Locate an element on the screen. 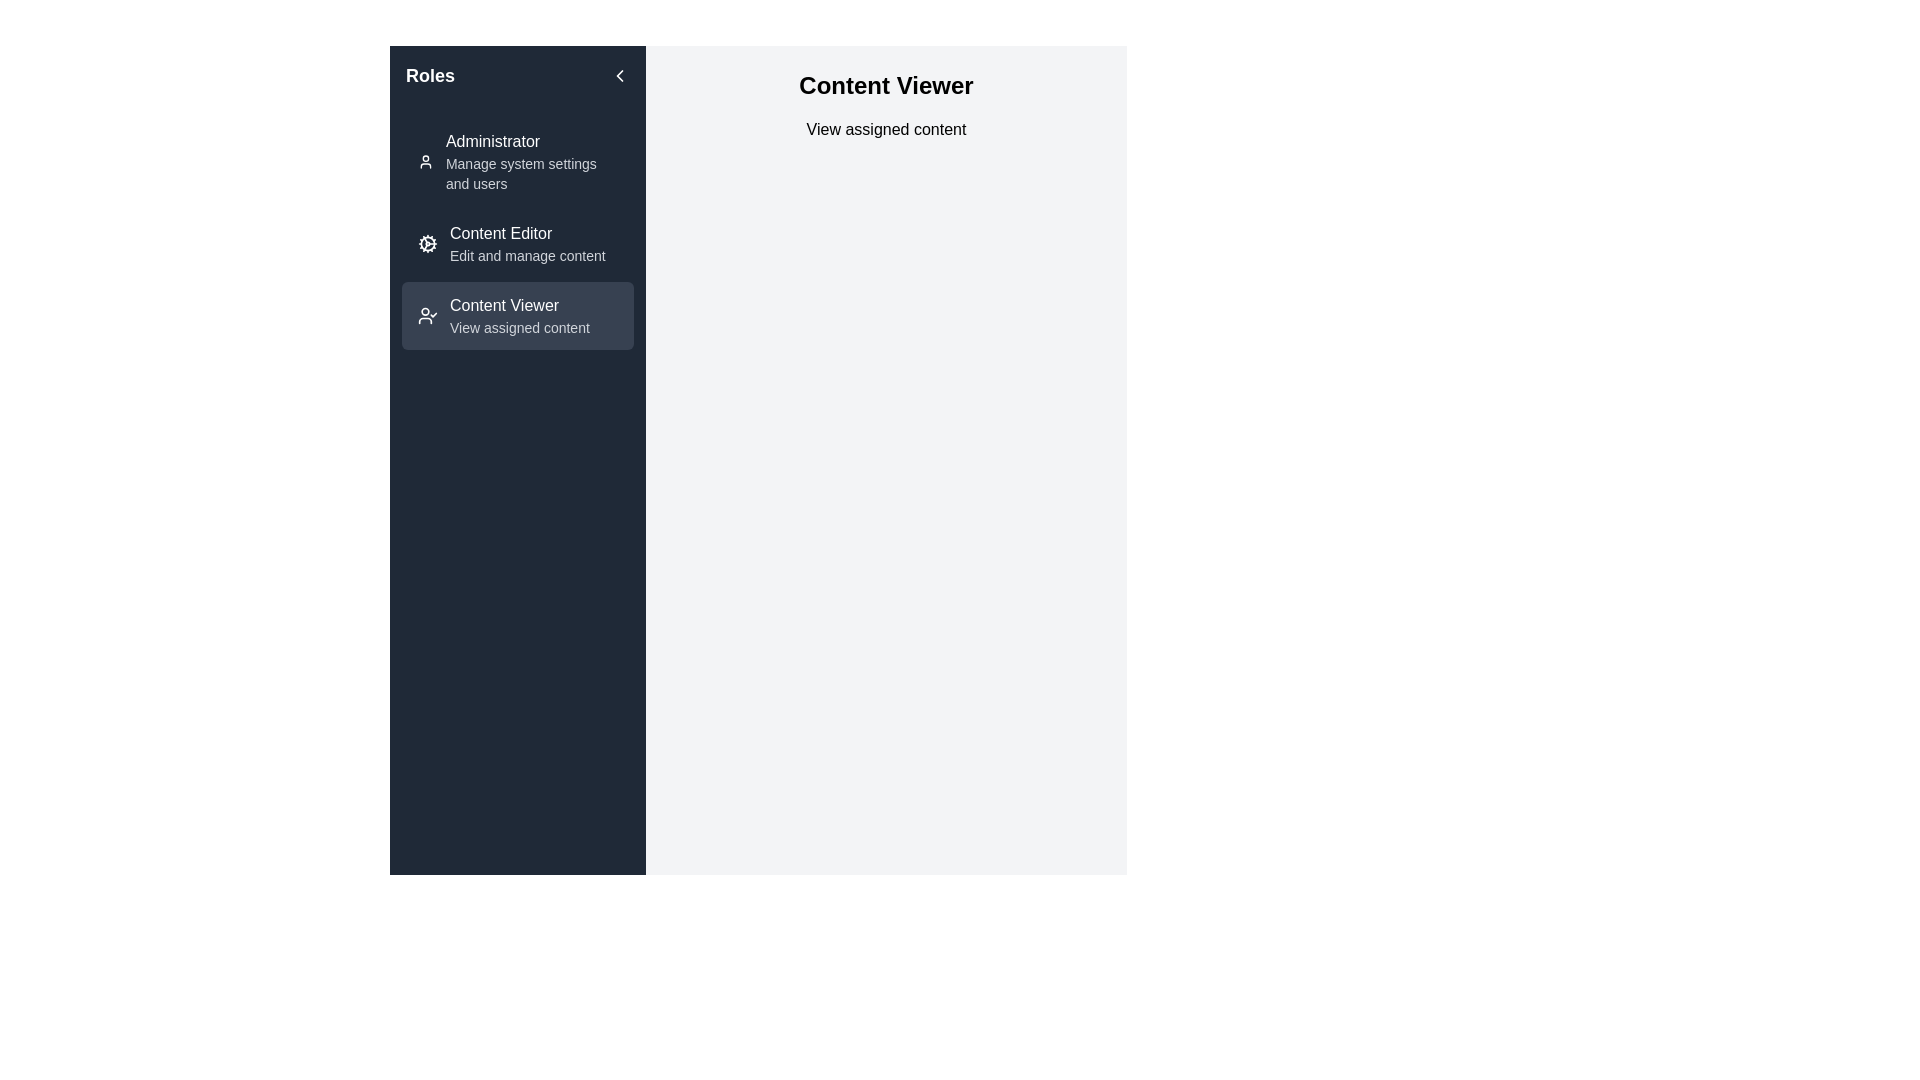  the label displaying 'View assigned content', which is located directly under the 'Content Viewer' title in the right-hand side column of the navigation pane is located at coordinates (519, 326).